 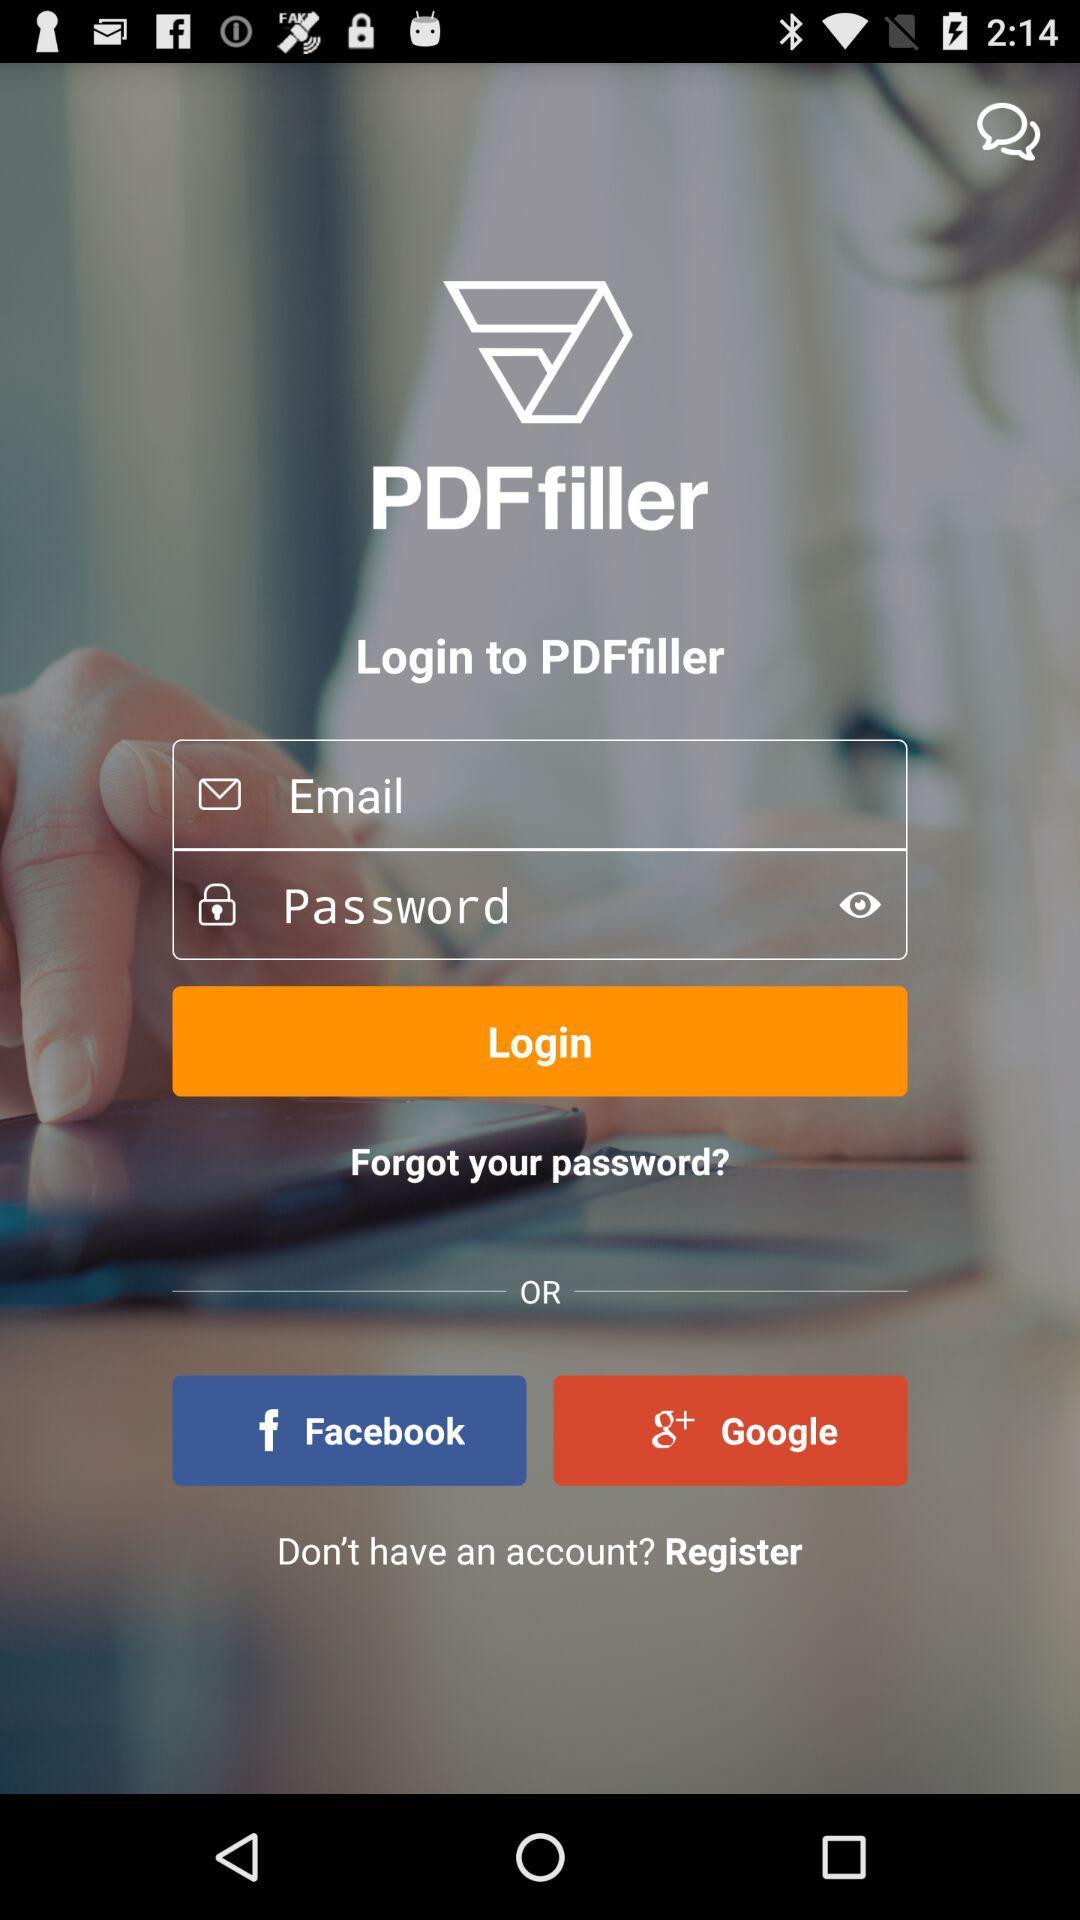 I want to click on write your email address, so click(x=574, y=793).